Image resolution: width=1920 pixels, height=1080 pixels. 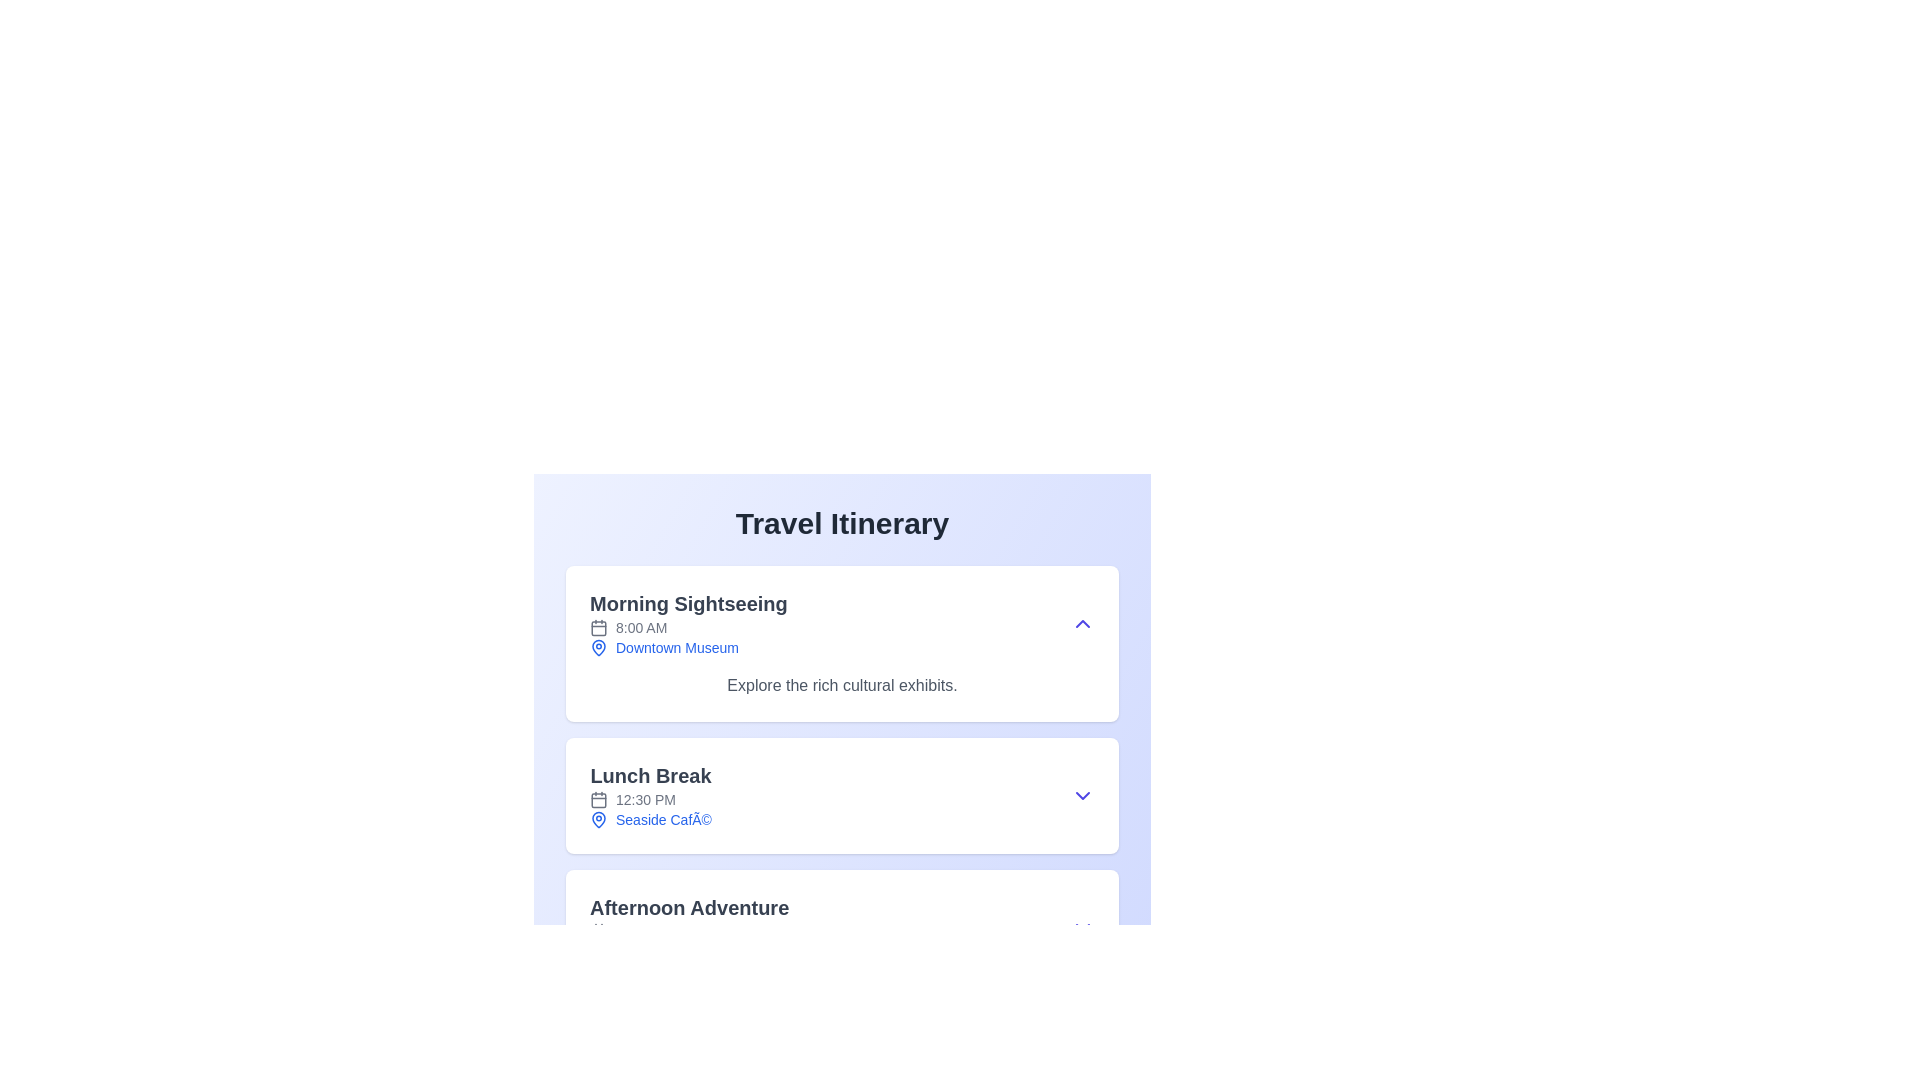 I want to click on the calendar icon located to the left of the '8:00 AM' text in the 'Morning Sightseeing' section of the 'Travel Itinerary' interface, which visually indicates scheduled timing or dates, so click(x=598, y=627).